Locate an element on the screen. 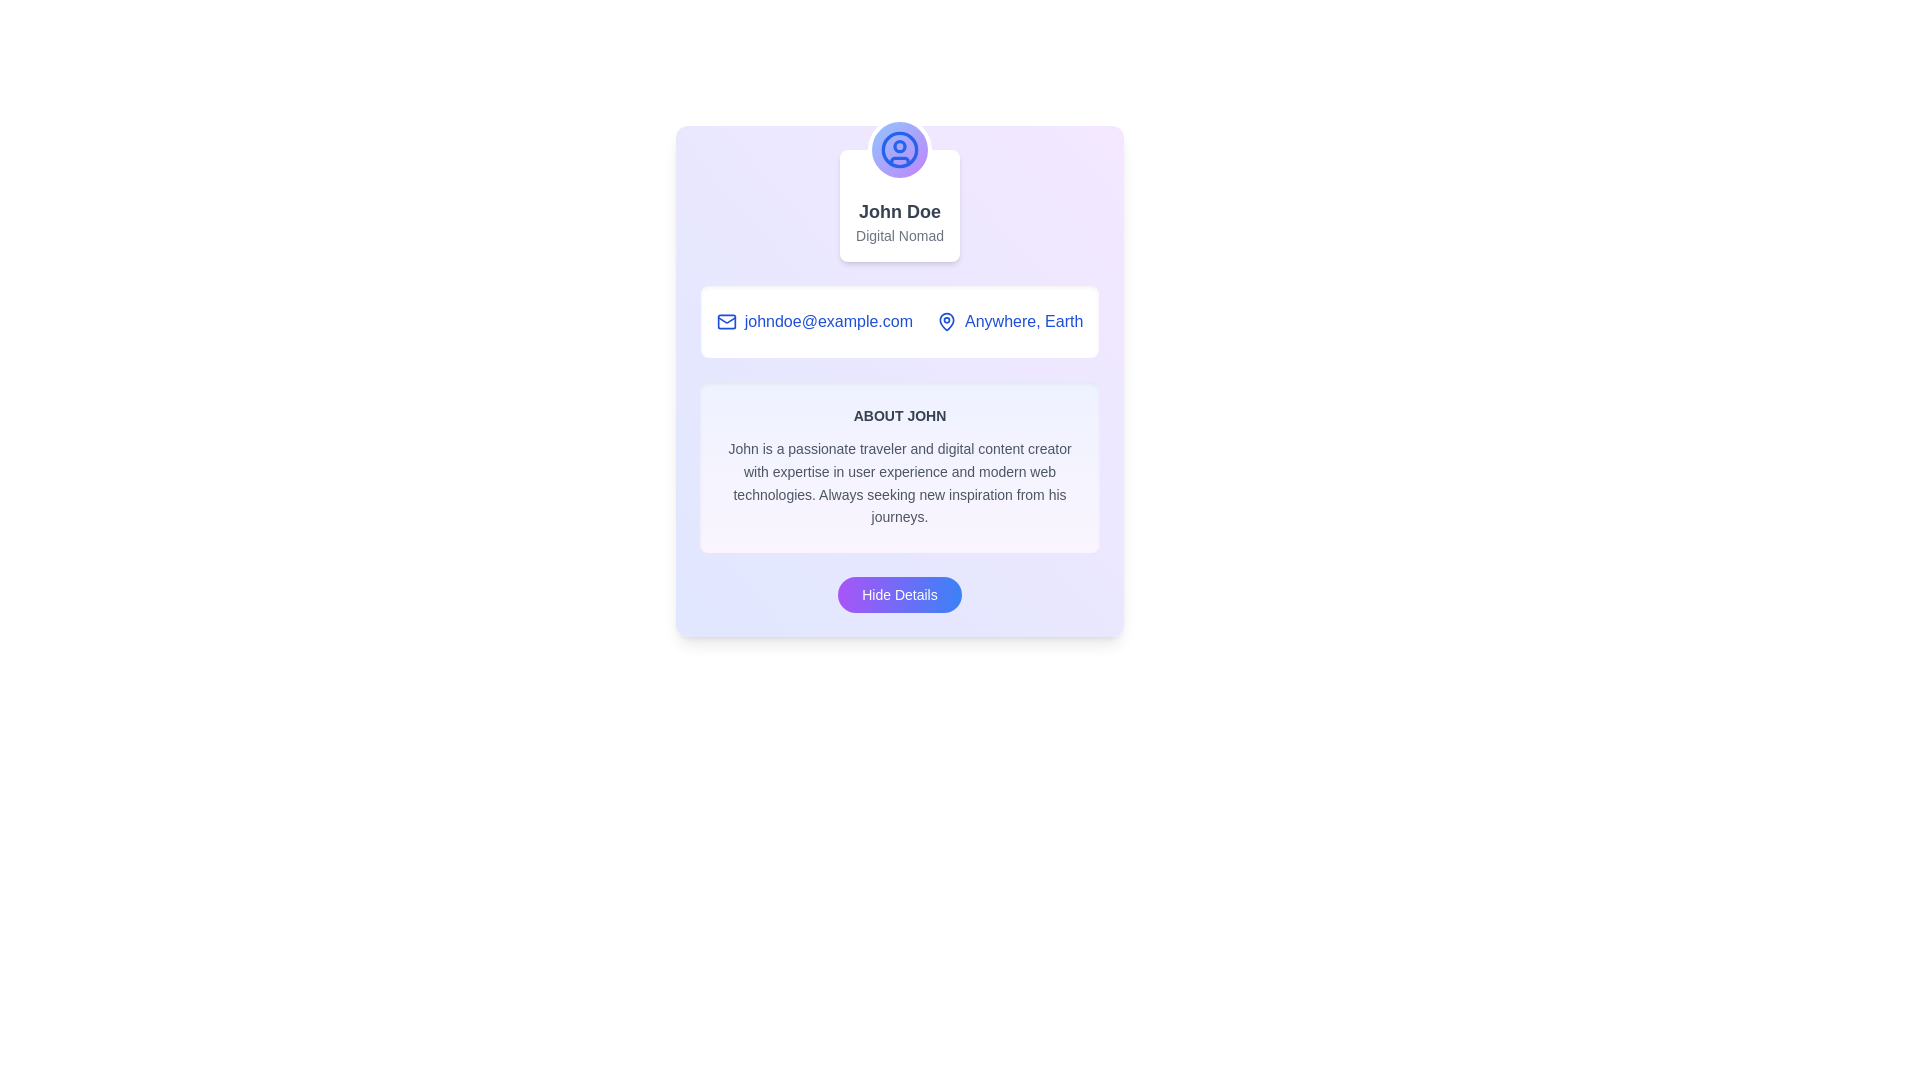 This screenshot has height=1080, width=1920. the text label indicating the location associated with the profile of 'John Doe', which is located towards the upper right side of the section, next to a blue email address link and a map pin icon is located at coordinates (1024, 320).